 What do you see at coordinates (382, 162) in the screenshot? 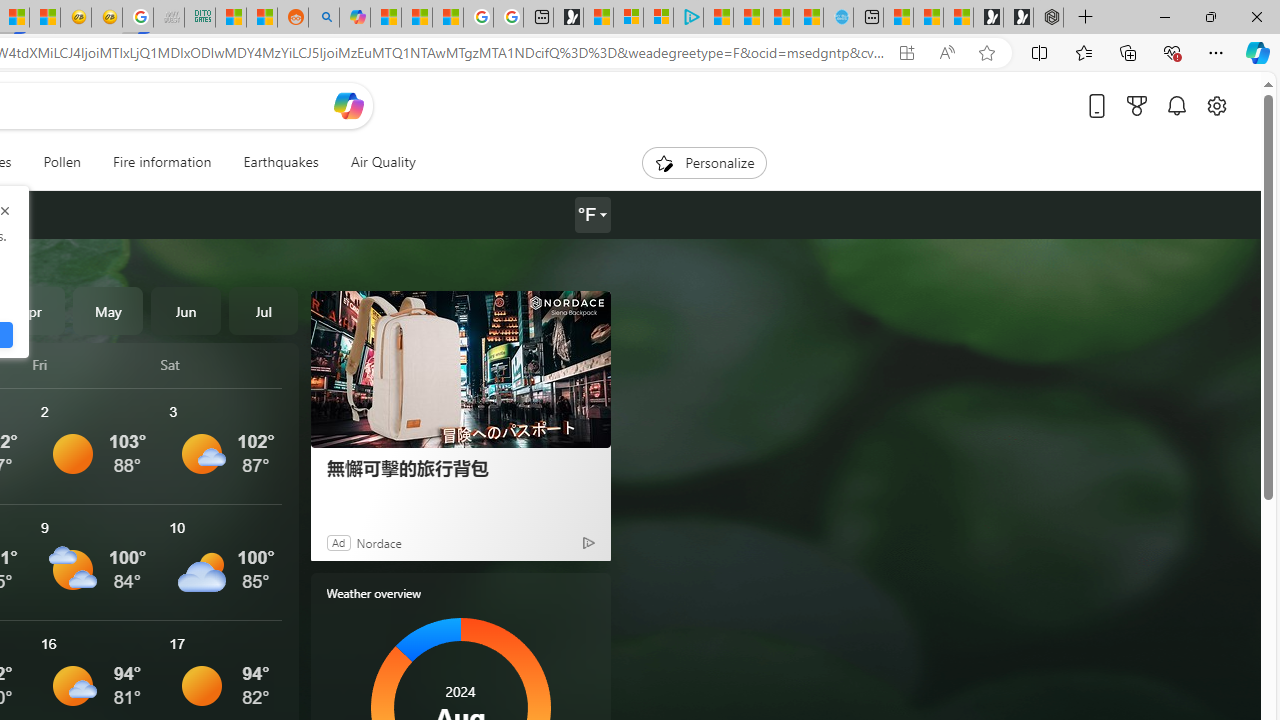
I see `'Air Quality'` at bounding box center [382, 162].